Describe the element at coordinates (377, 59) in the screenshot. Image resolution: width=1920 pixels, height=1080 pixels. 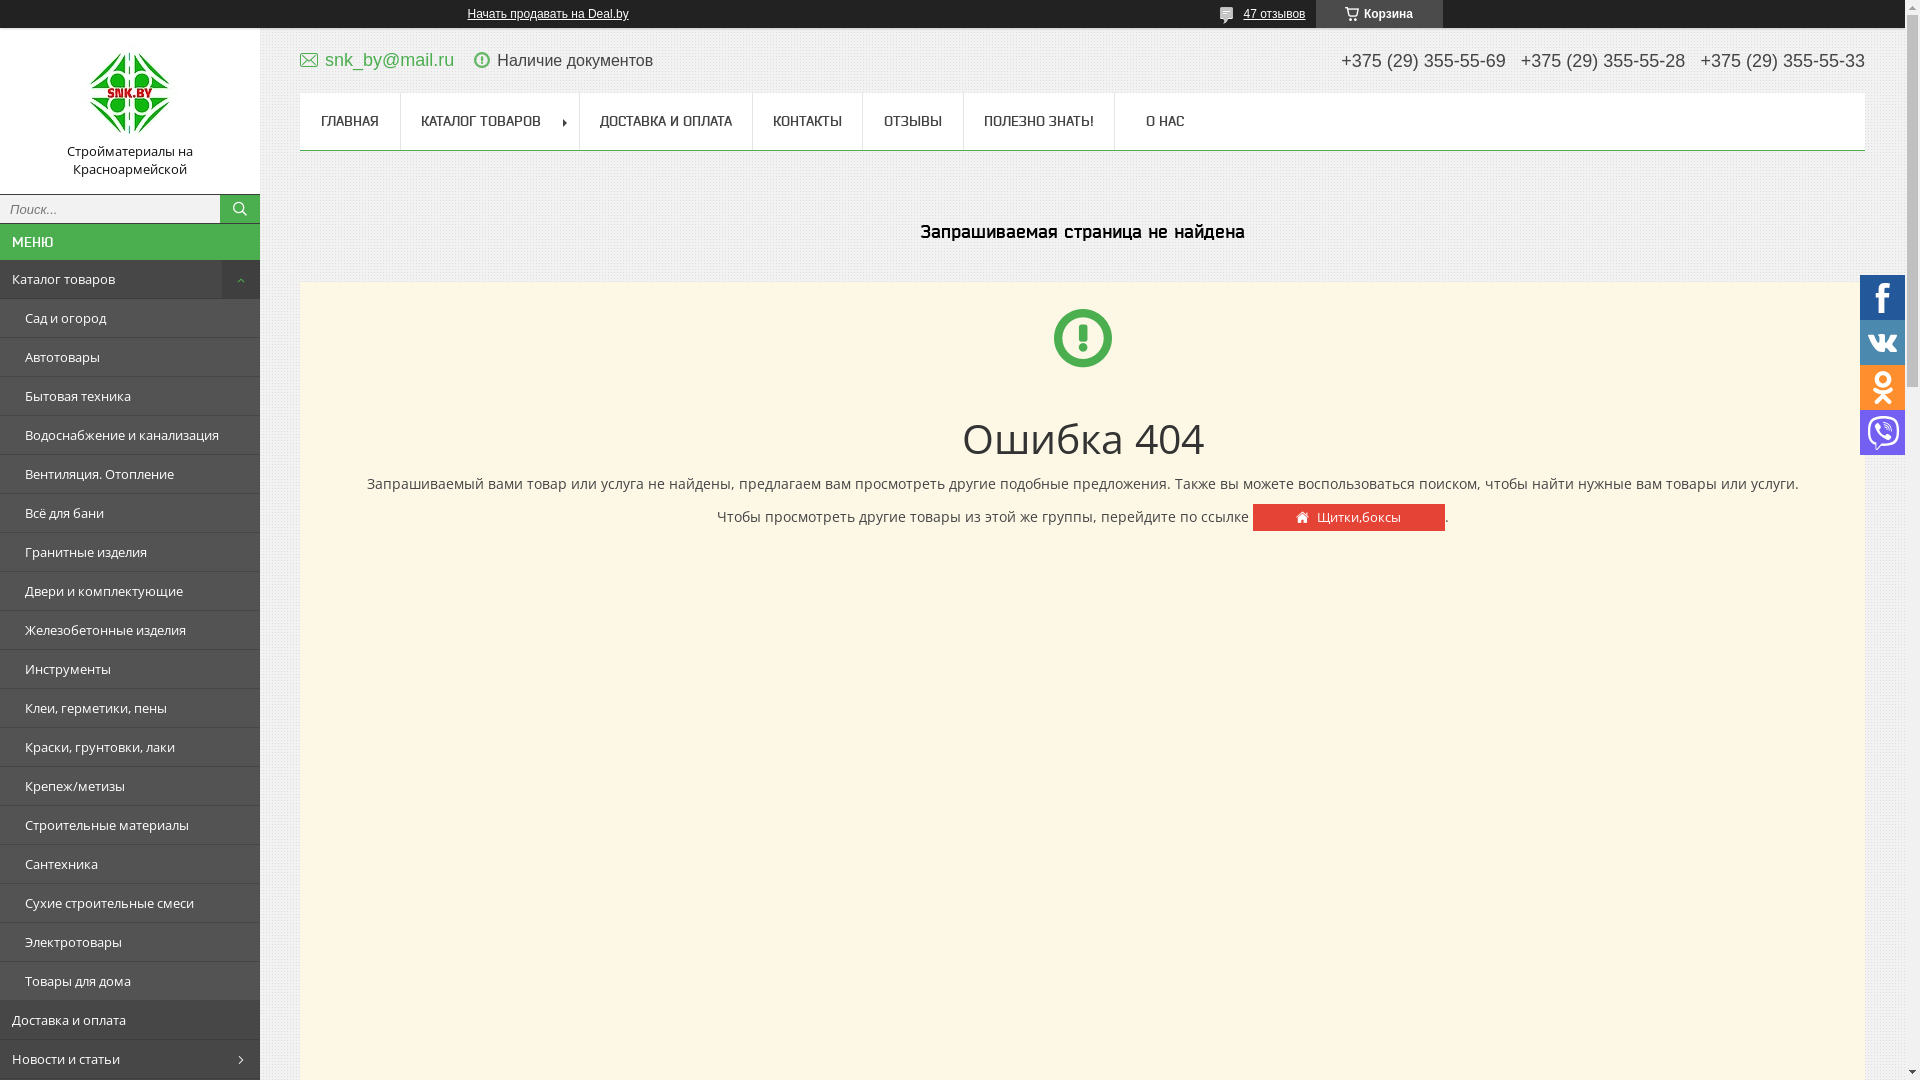
I see `'snk_by@mail.ru'` at that location.